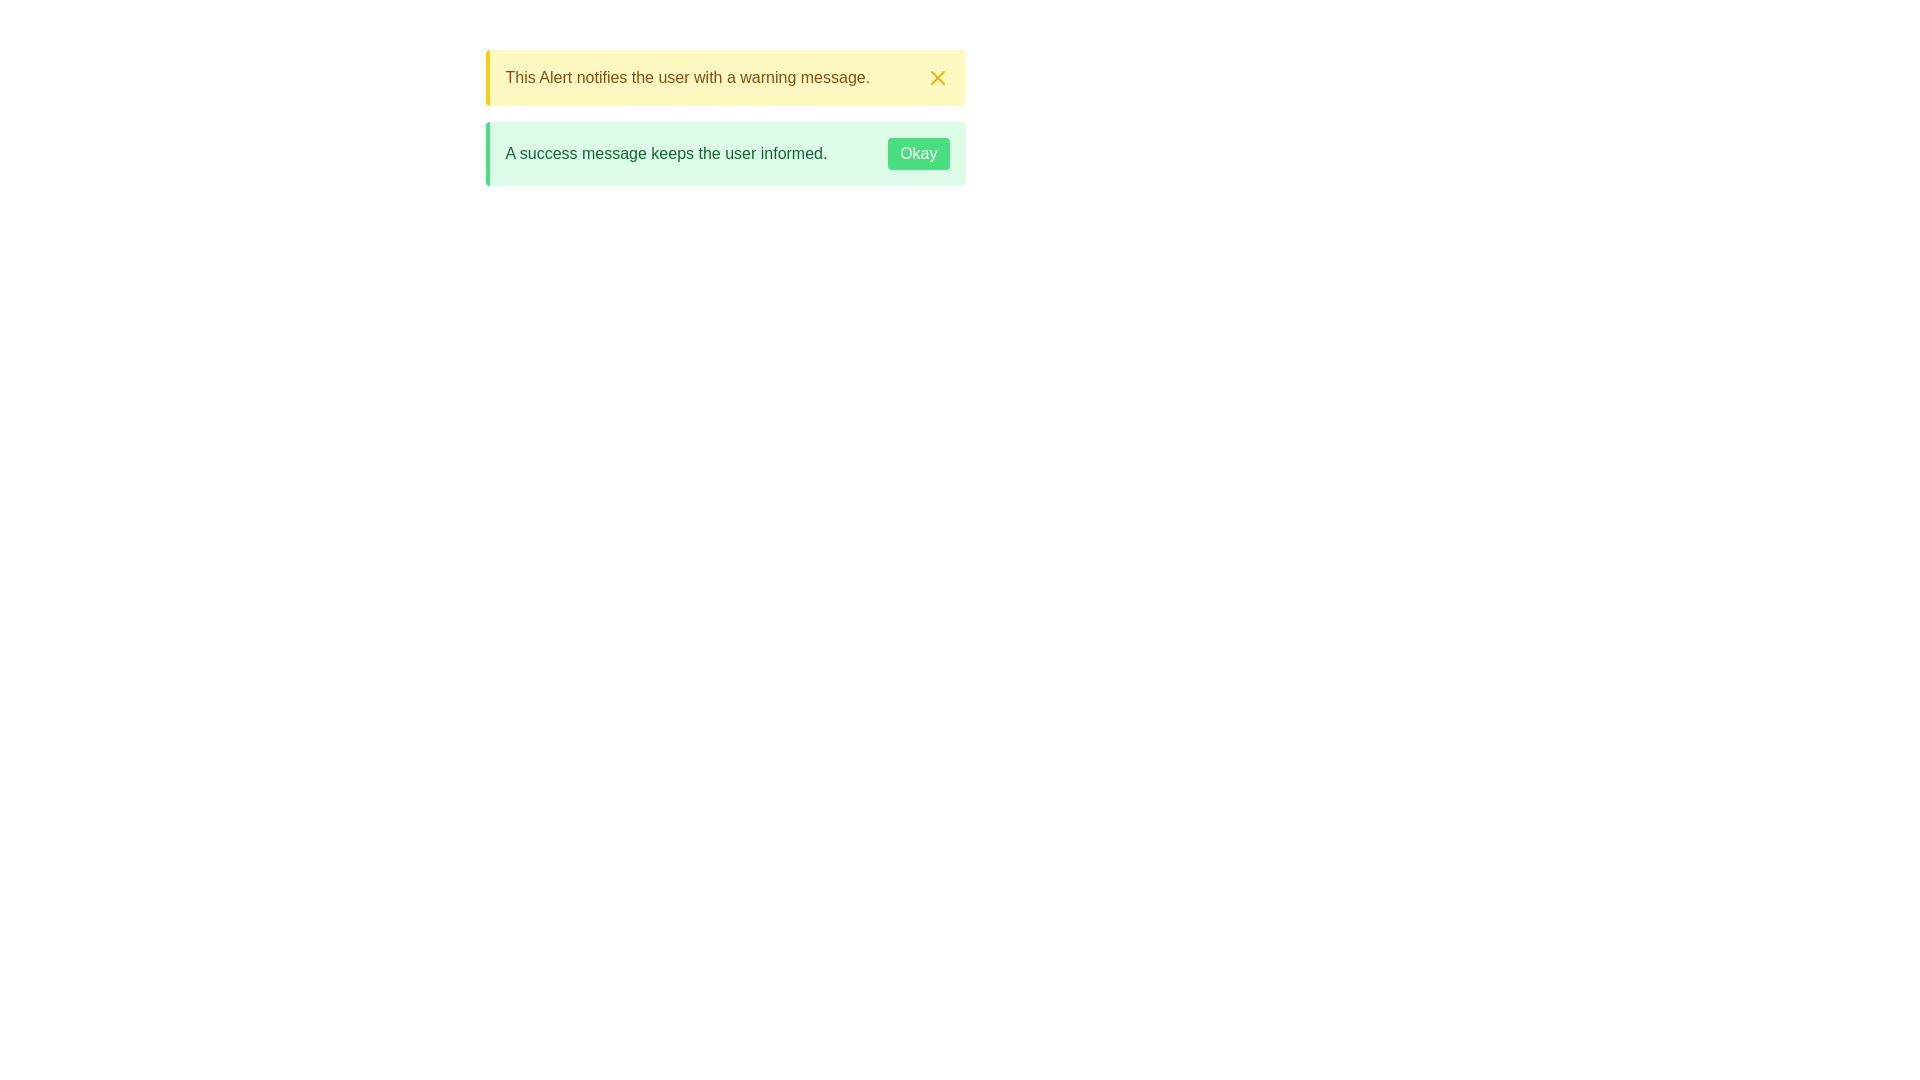 This screenshot has width=1920, height=1080. I want to click on the close icon in the top-right corner of the yellow warning alert box, which is represented by an intersecting diagonal cross shape, so click(936, 76).